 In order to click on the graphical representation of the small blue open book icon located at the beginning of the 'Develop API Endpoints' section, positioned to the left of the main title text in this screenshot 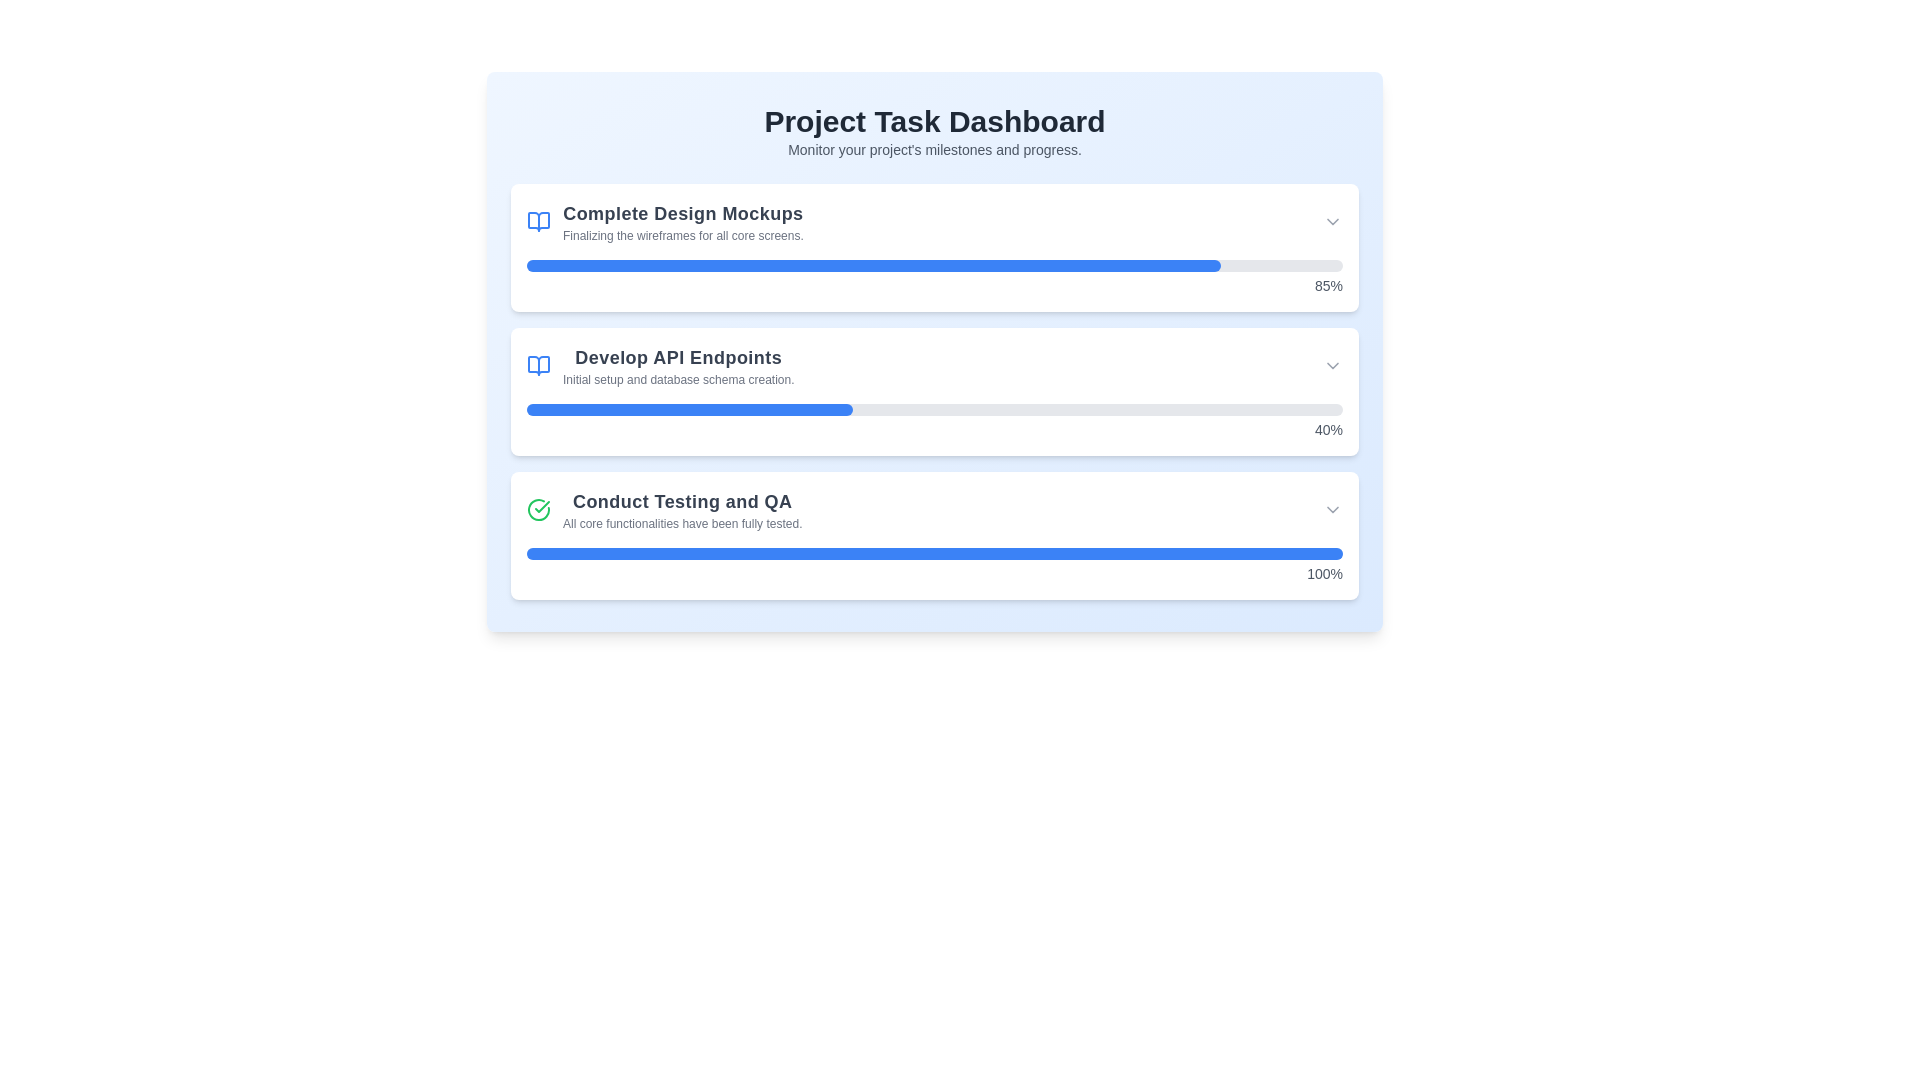, I will do `click(538, 366)`.